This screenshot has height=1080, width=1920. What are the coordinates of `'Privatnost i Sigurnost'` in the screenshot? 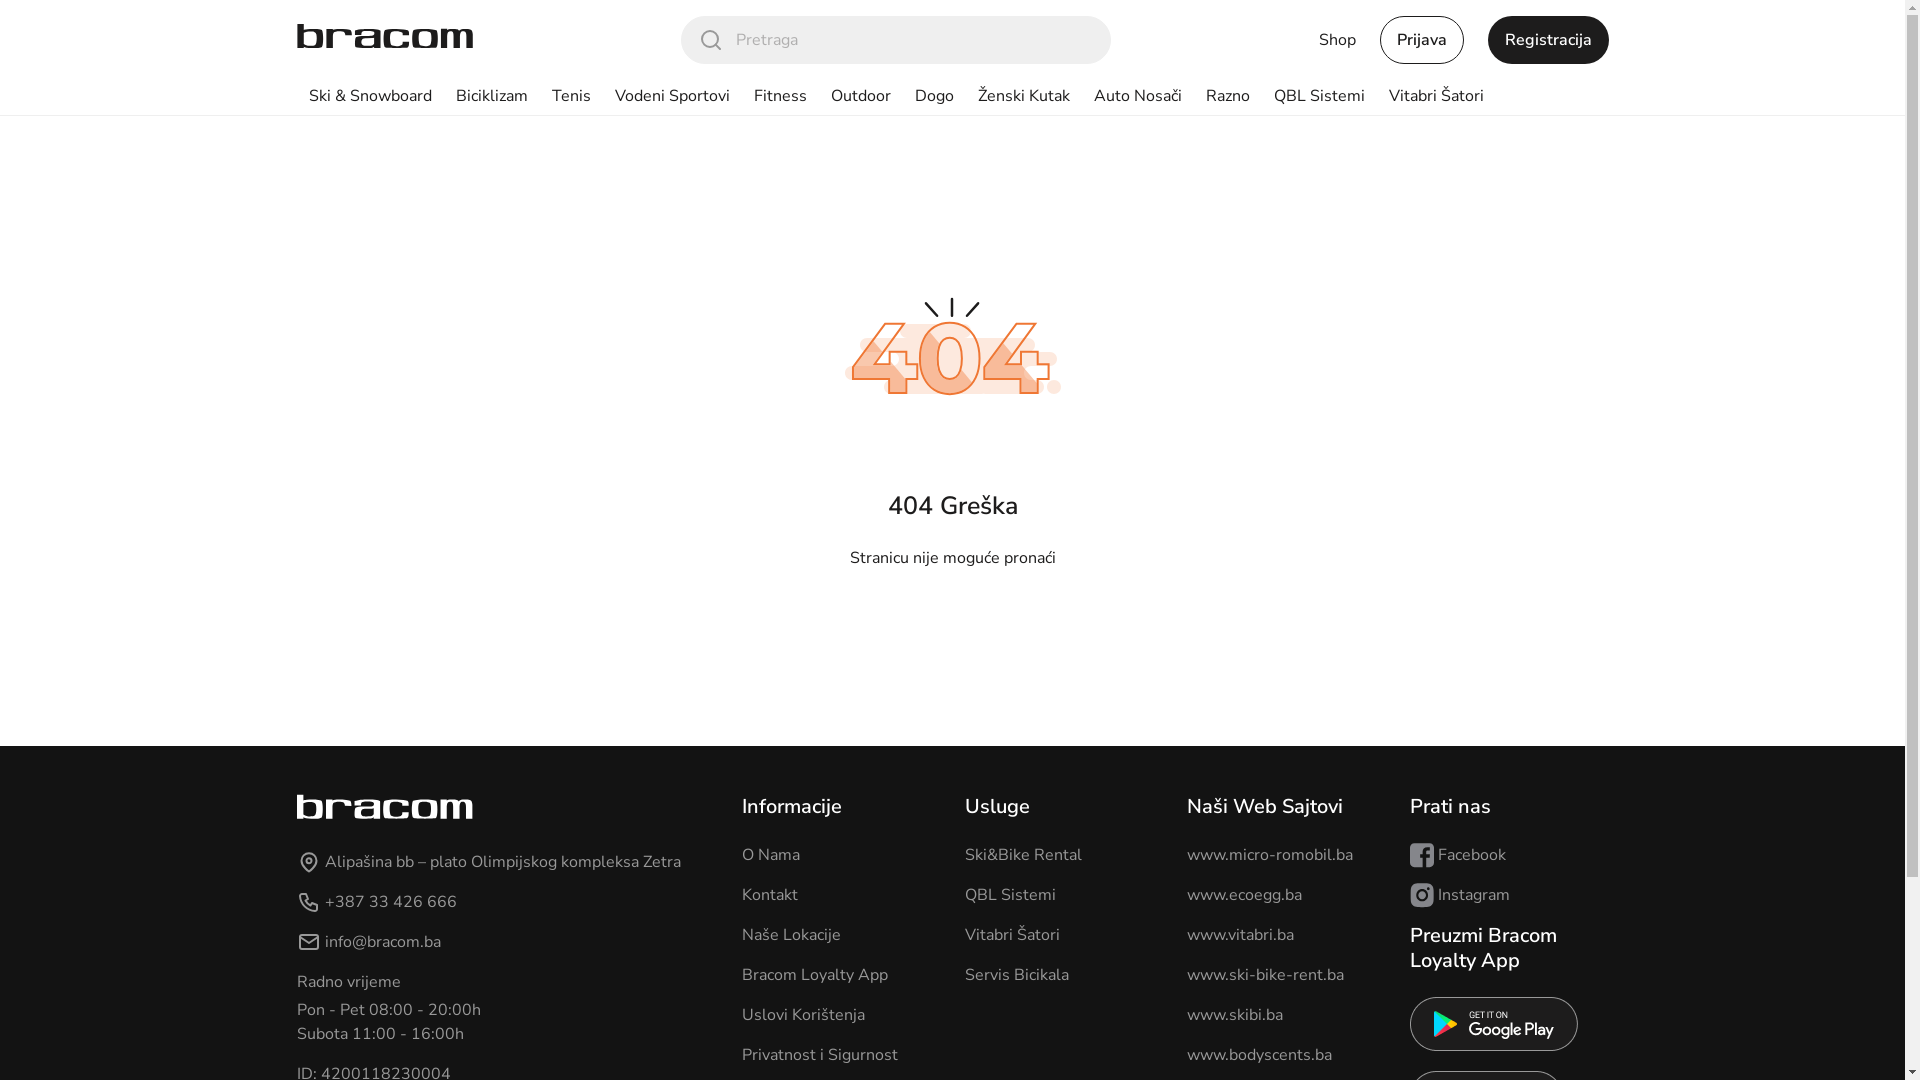 It's located at (820, 1054).